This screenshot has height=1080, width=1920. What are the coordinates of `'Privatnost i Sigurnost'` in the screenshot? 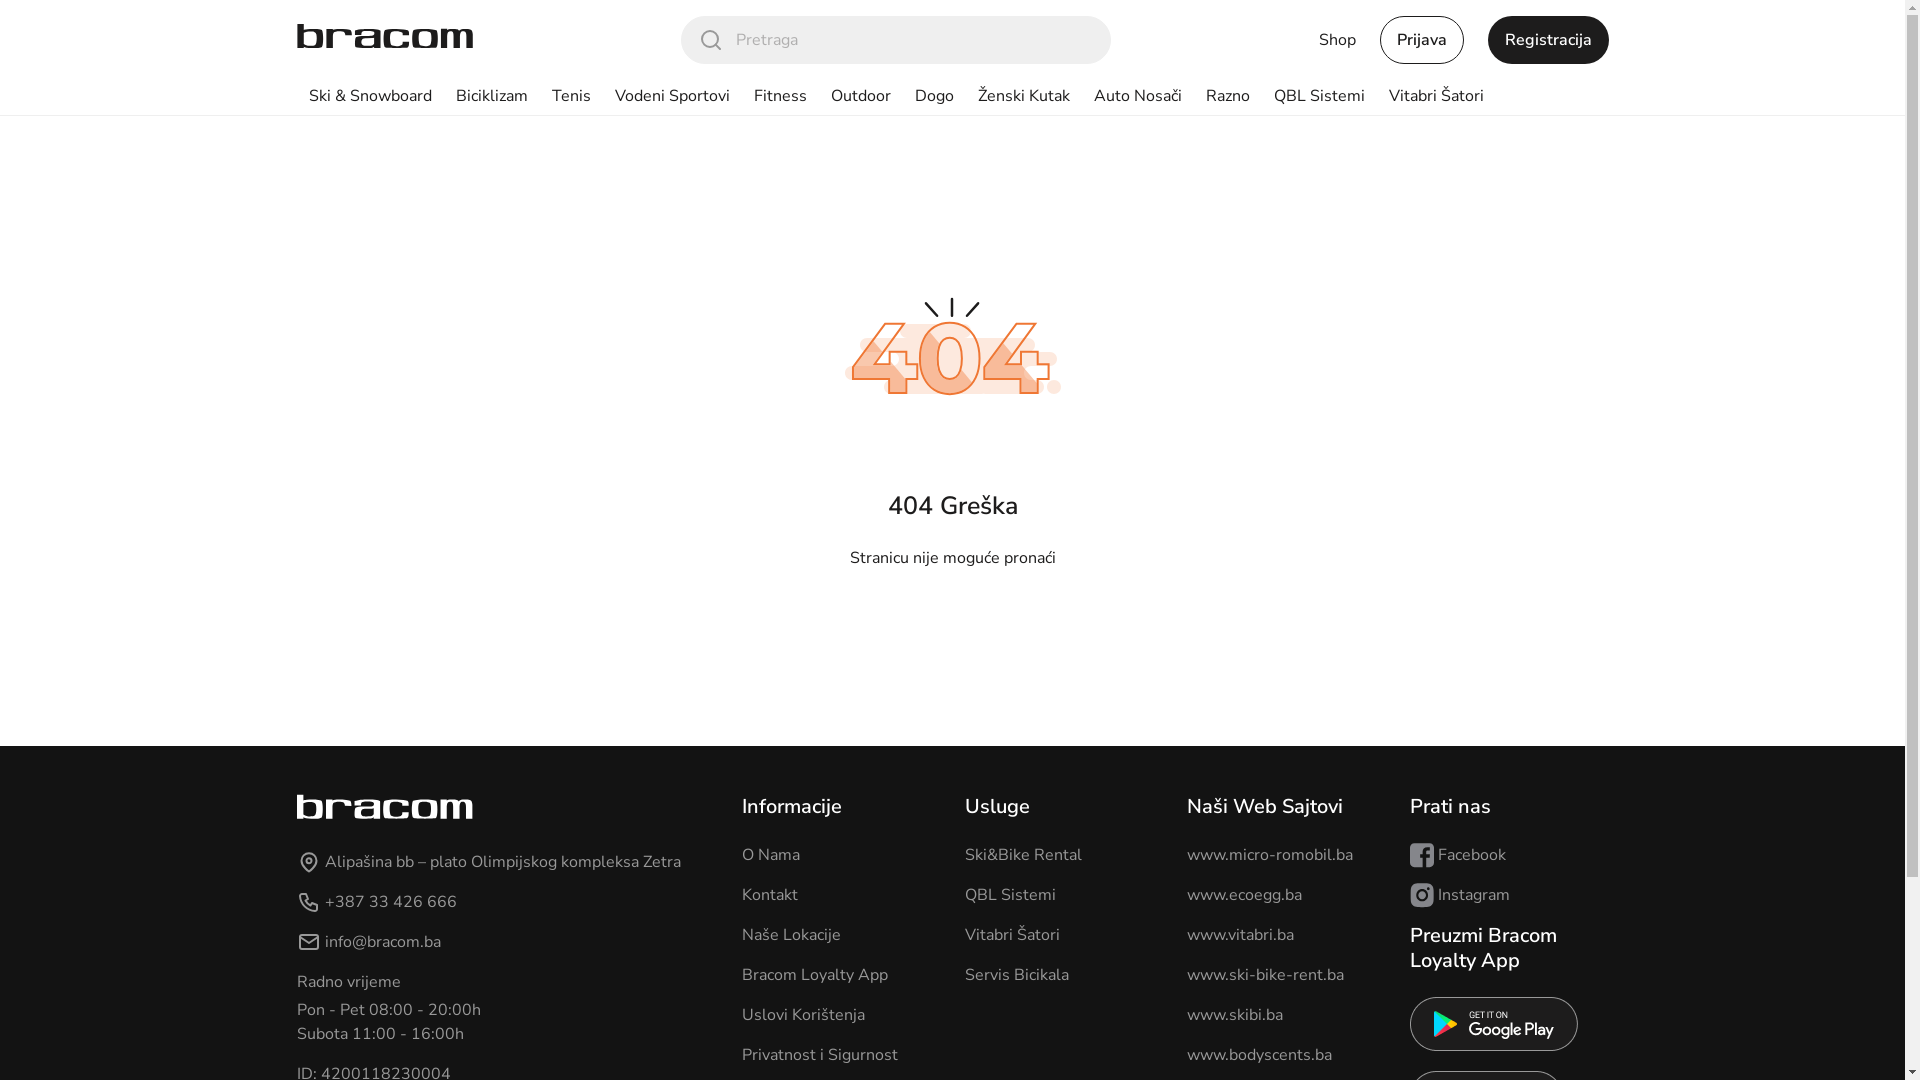 It's located at (820, 1054).